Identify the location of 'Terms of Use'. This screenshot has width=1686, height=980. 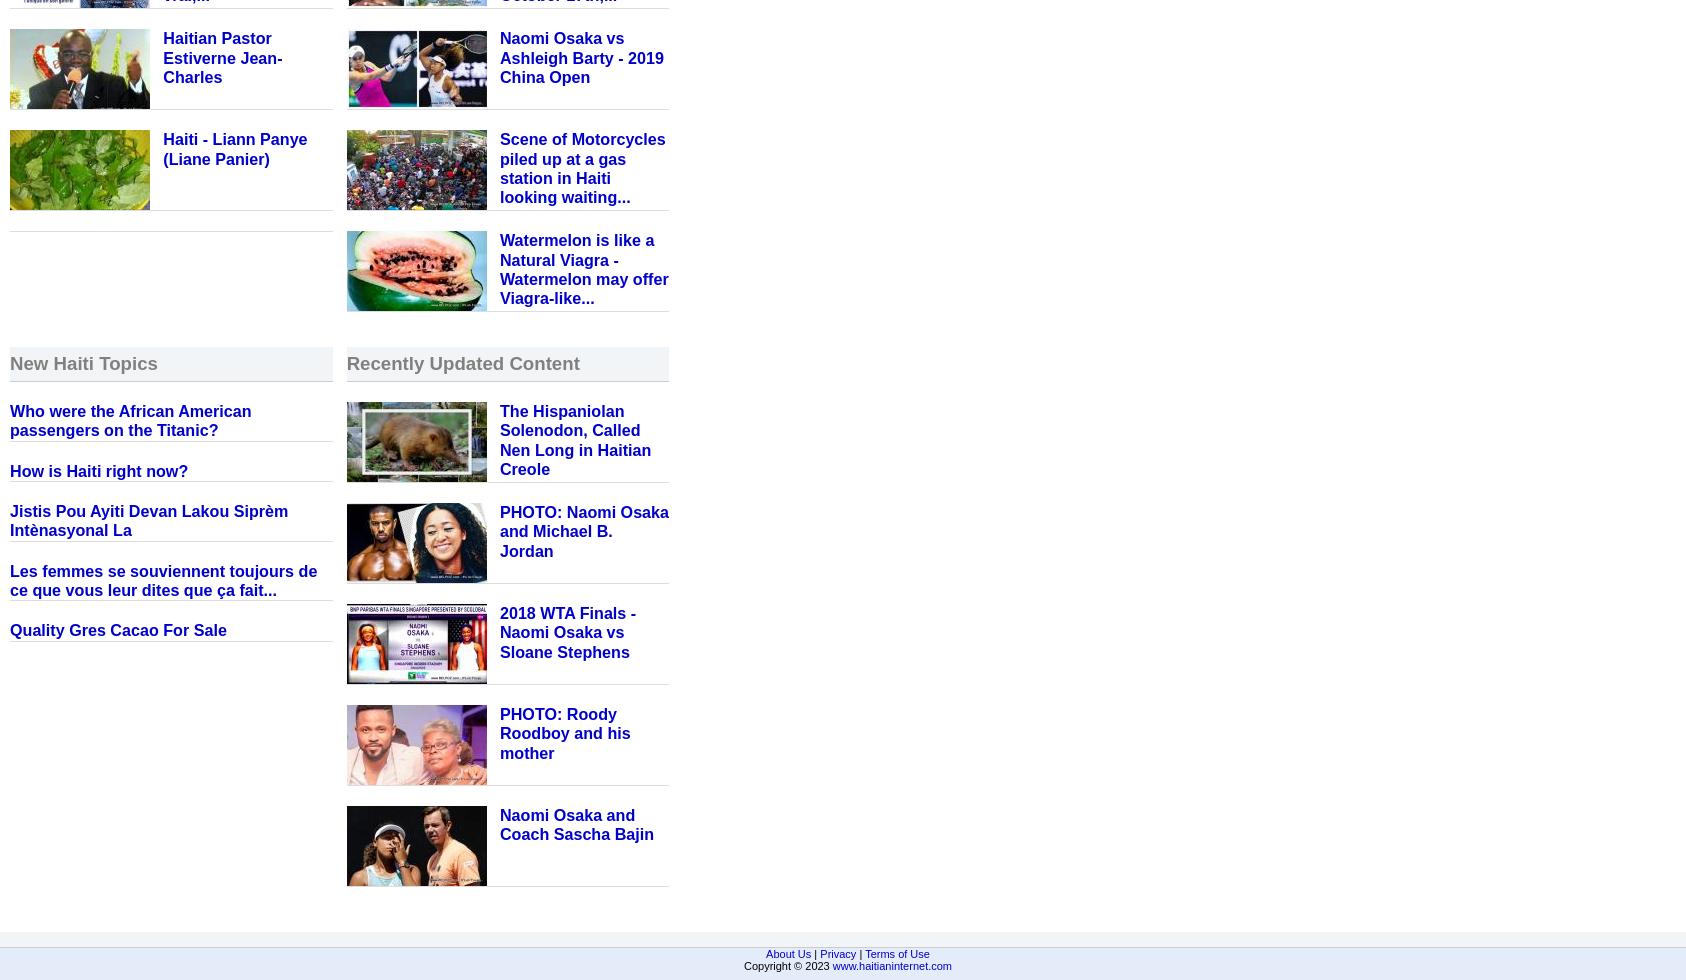
(895, 952).